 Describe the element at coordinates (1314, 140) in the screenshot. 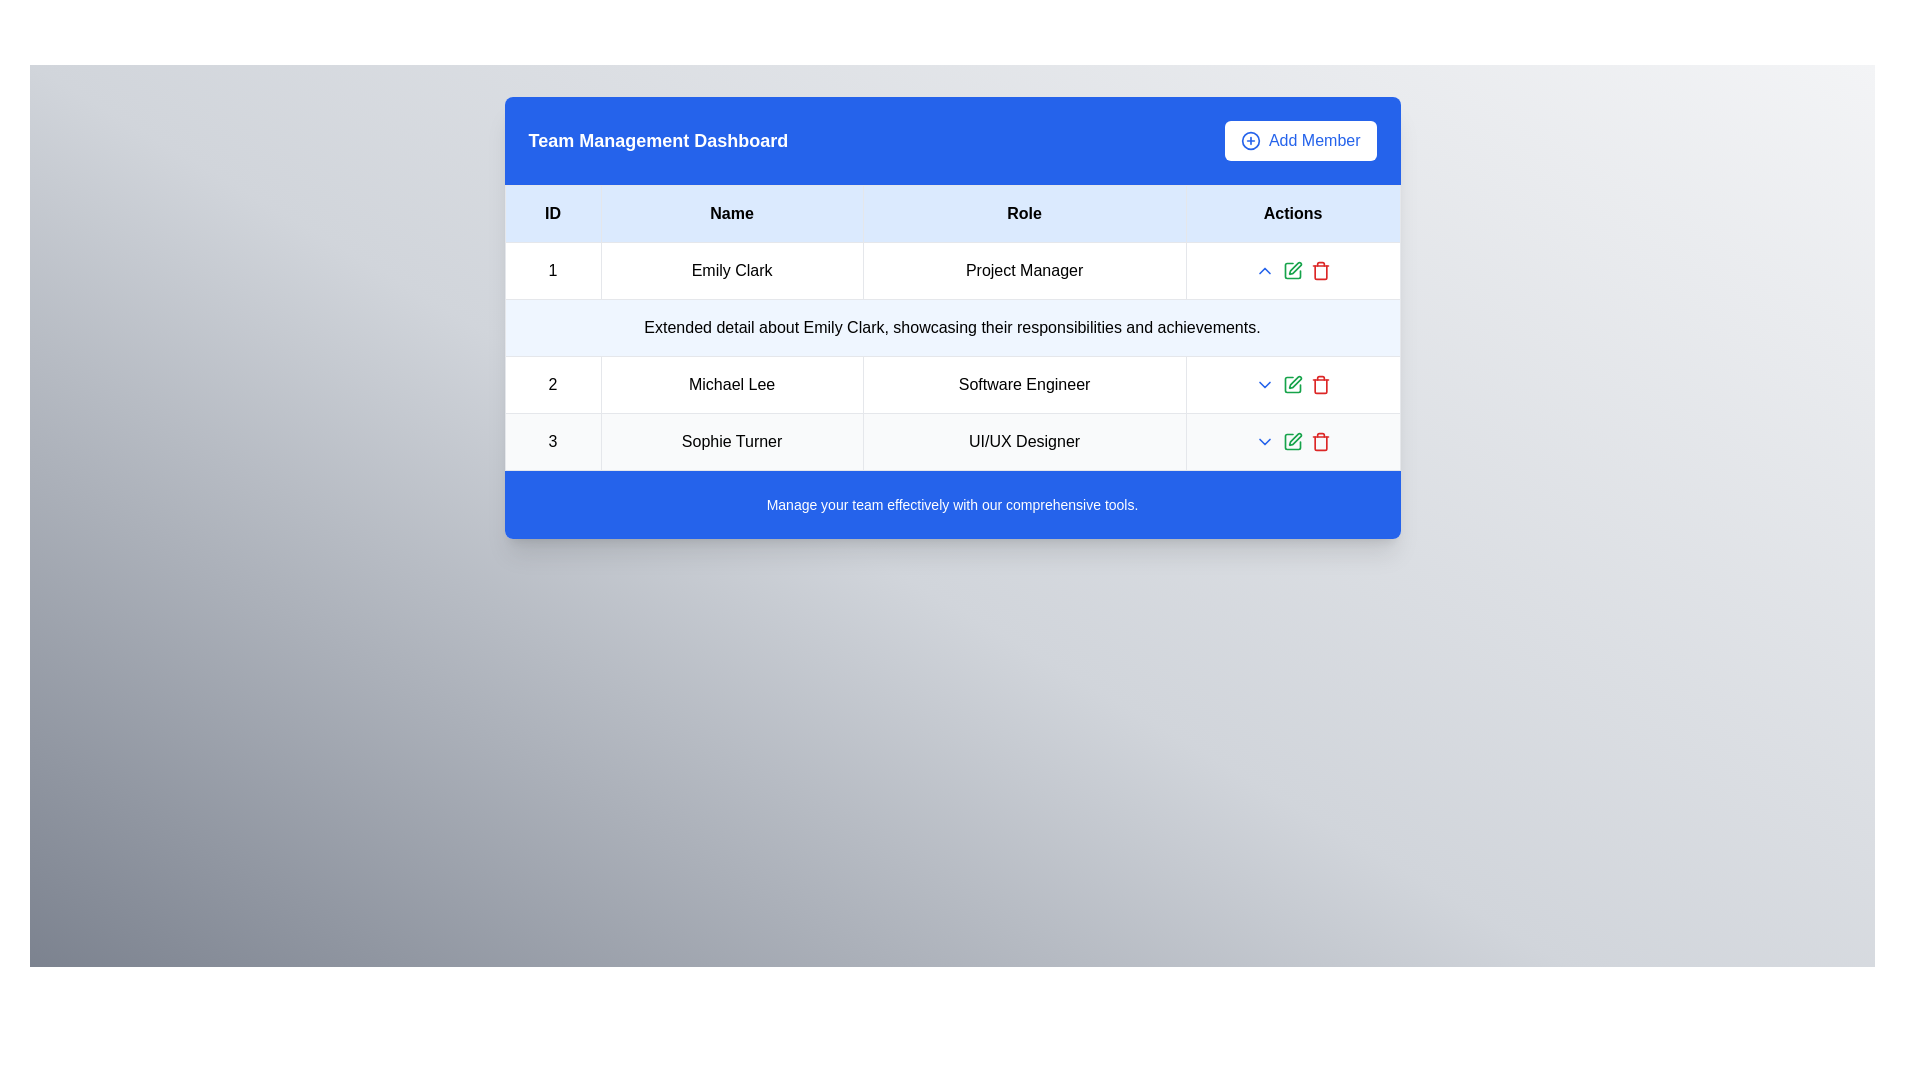

I see `the text label 'Add Member' within the interactive button` at that location.